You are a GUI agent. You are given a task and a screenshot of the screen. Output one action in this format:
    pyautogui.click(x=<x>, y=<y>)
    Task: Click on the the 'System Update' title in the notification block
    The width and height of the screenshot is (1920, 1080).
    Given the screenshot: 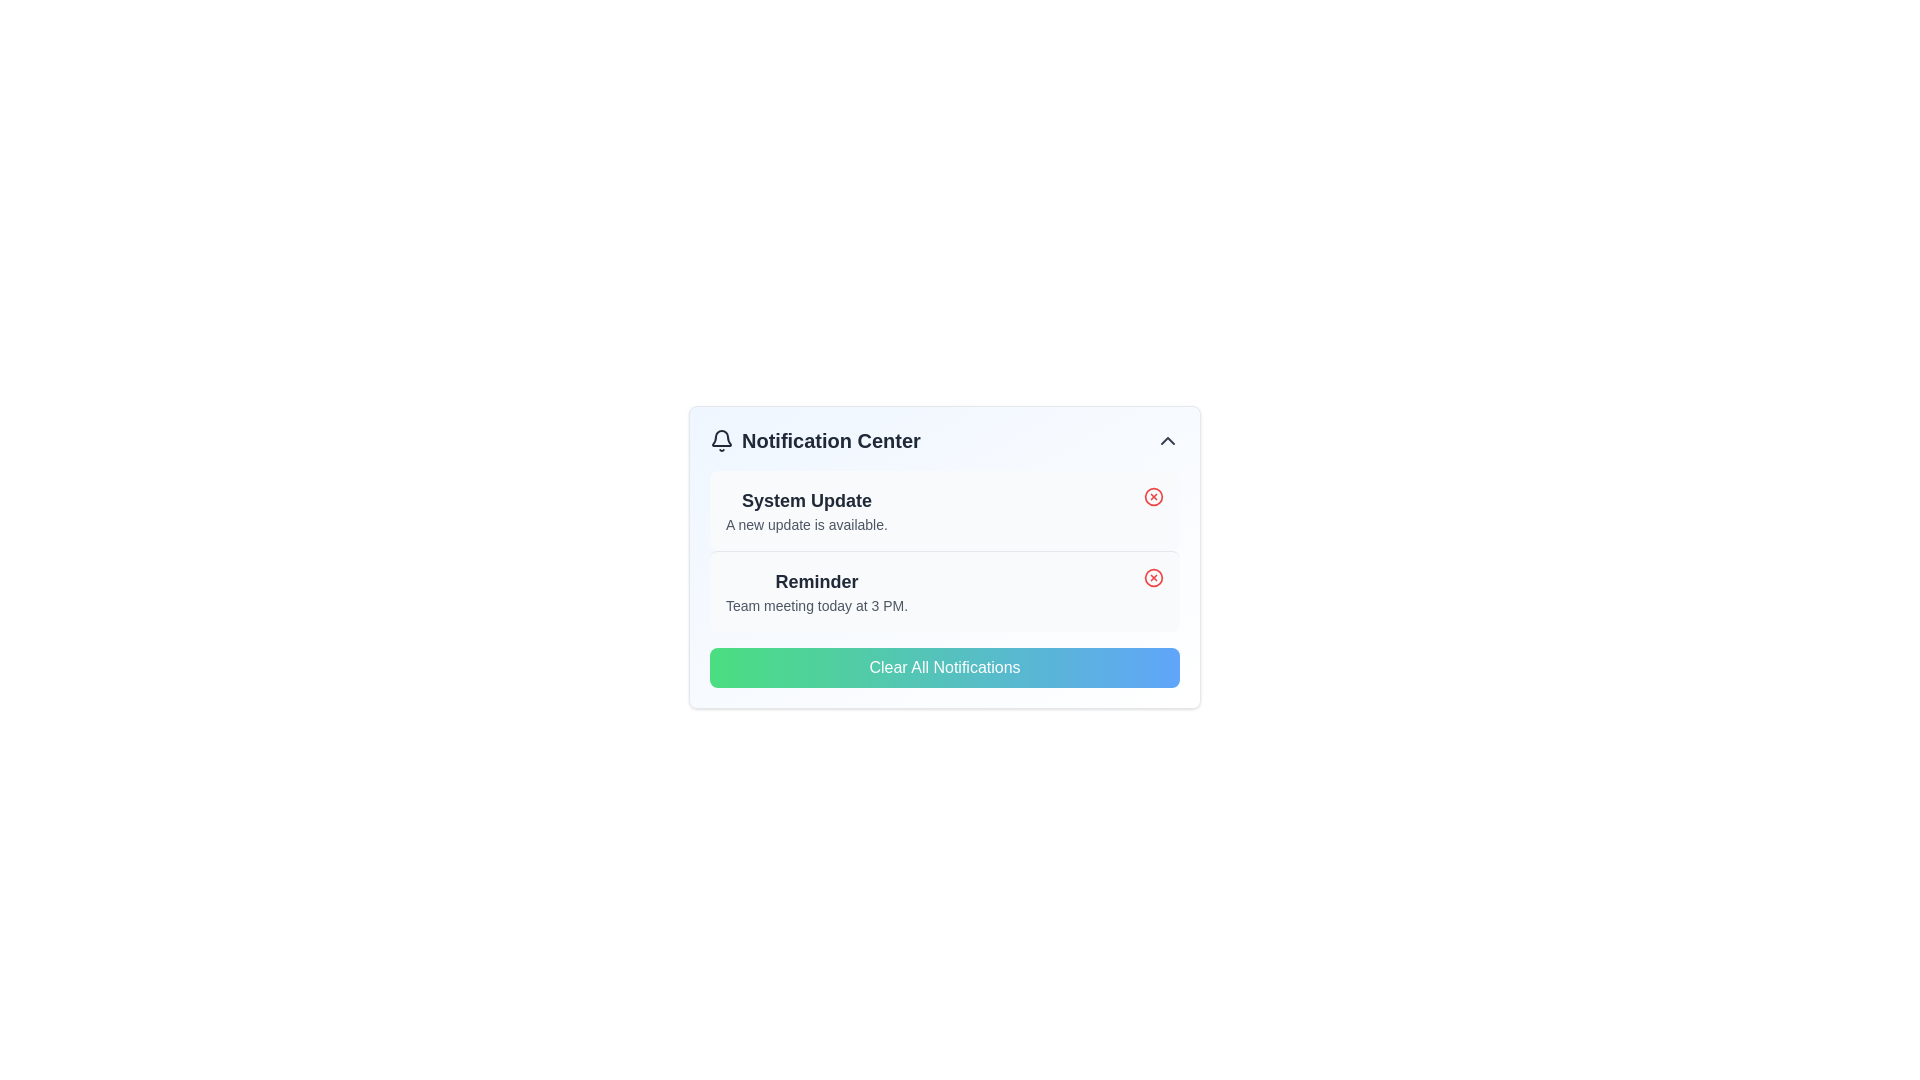 What is the action you would take?
    pyautogui.click(x=806, y=500)
    